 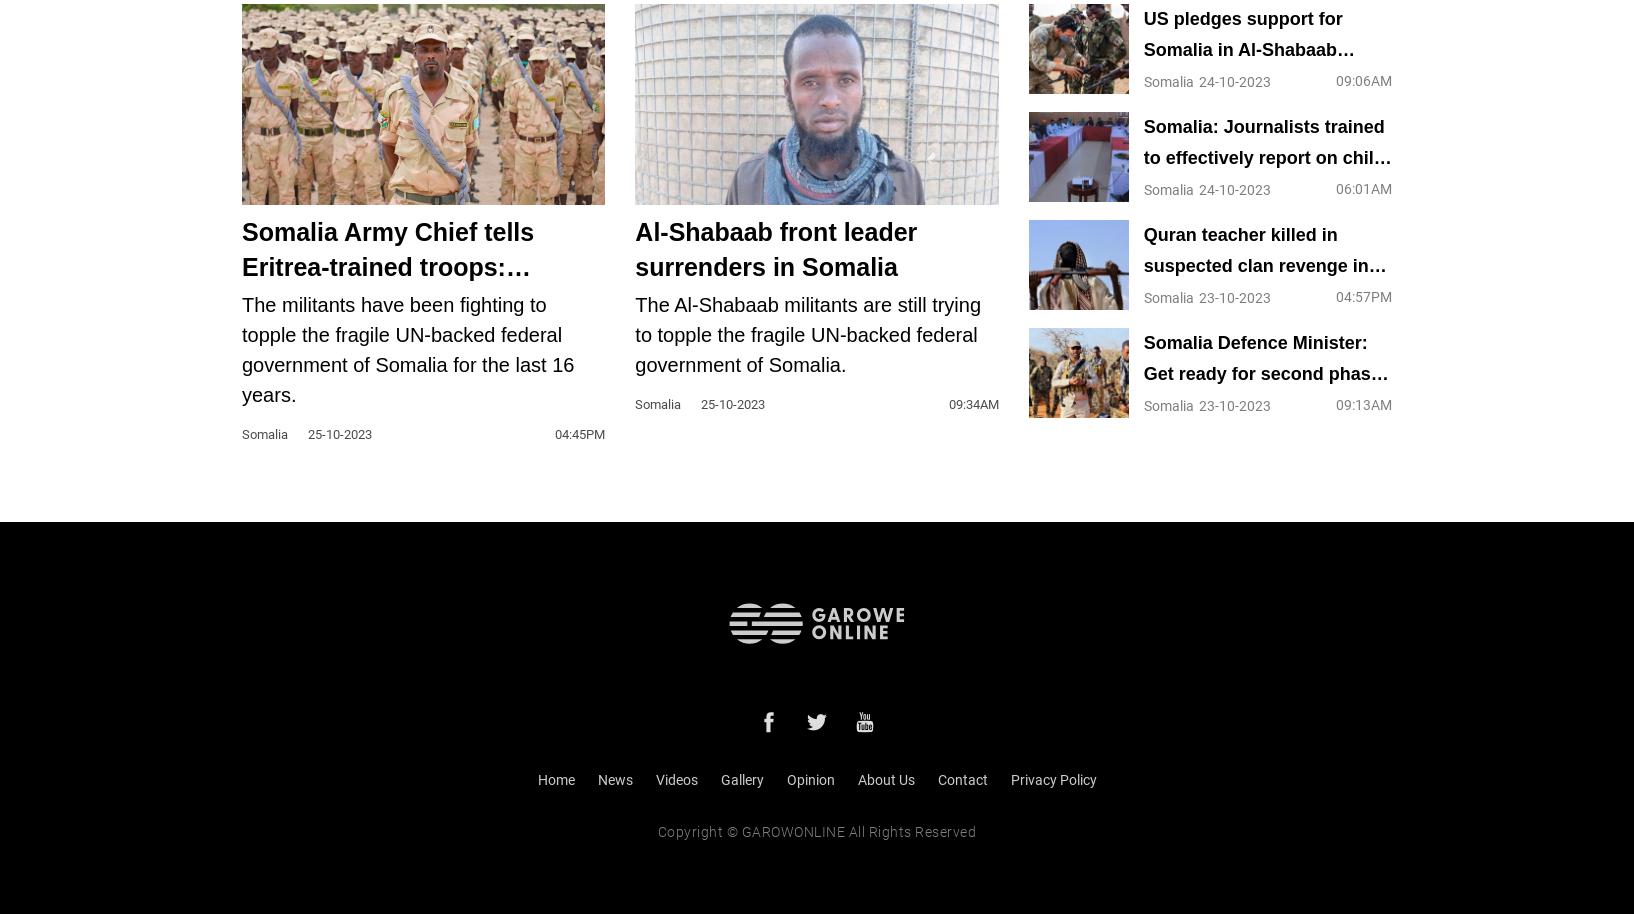 I want to click on 'Al-Shabaab front leader surrenders in Somalia', so click(x=634, y=247).